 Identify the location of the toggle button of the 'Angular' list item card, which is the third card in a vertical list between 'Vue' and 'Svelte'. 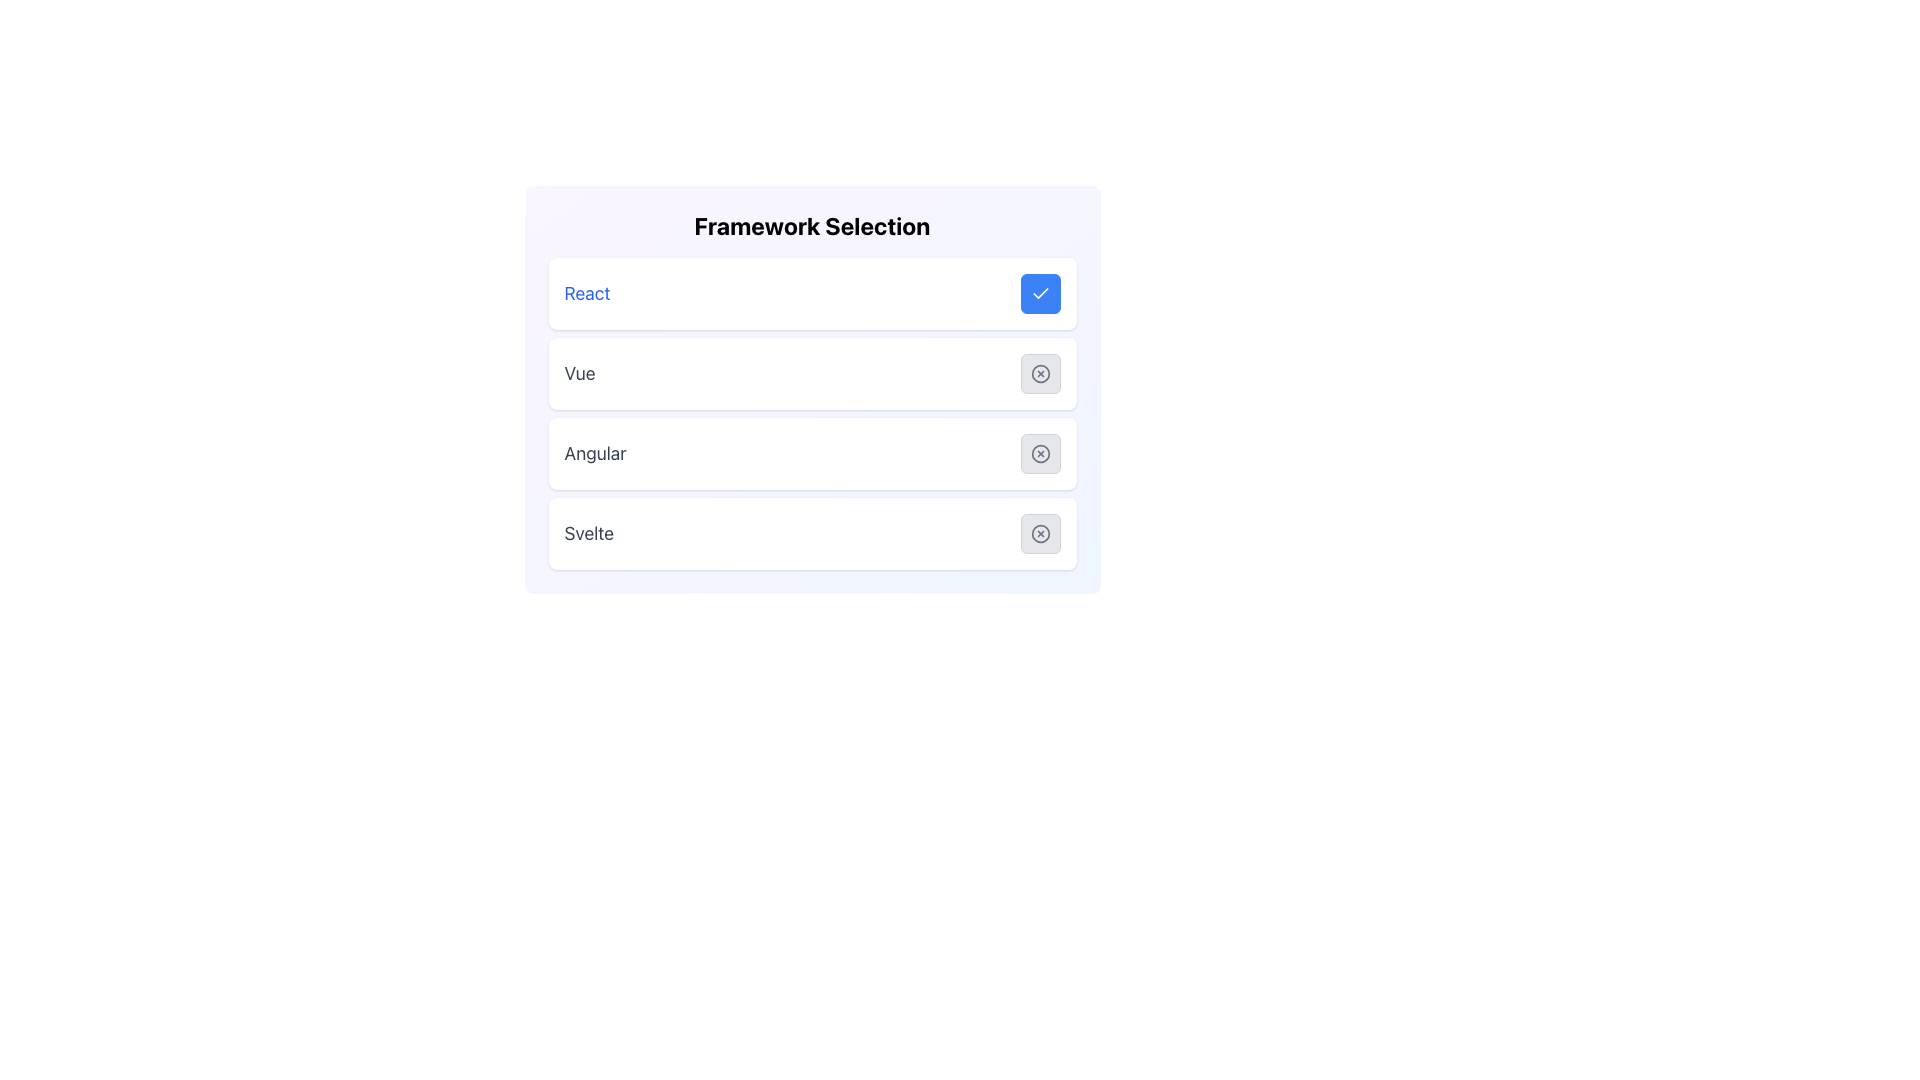
(812, 454).